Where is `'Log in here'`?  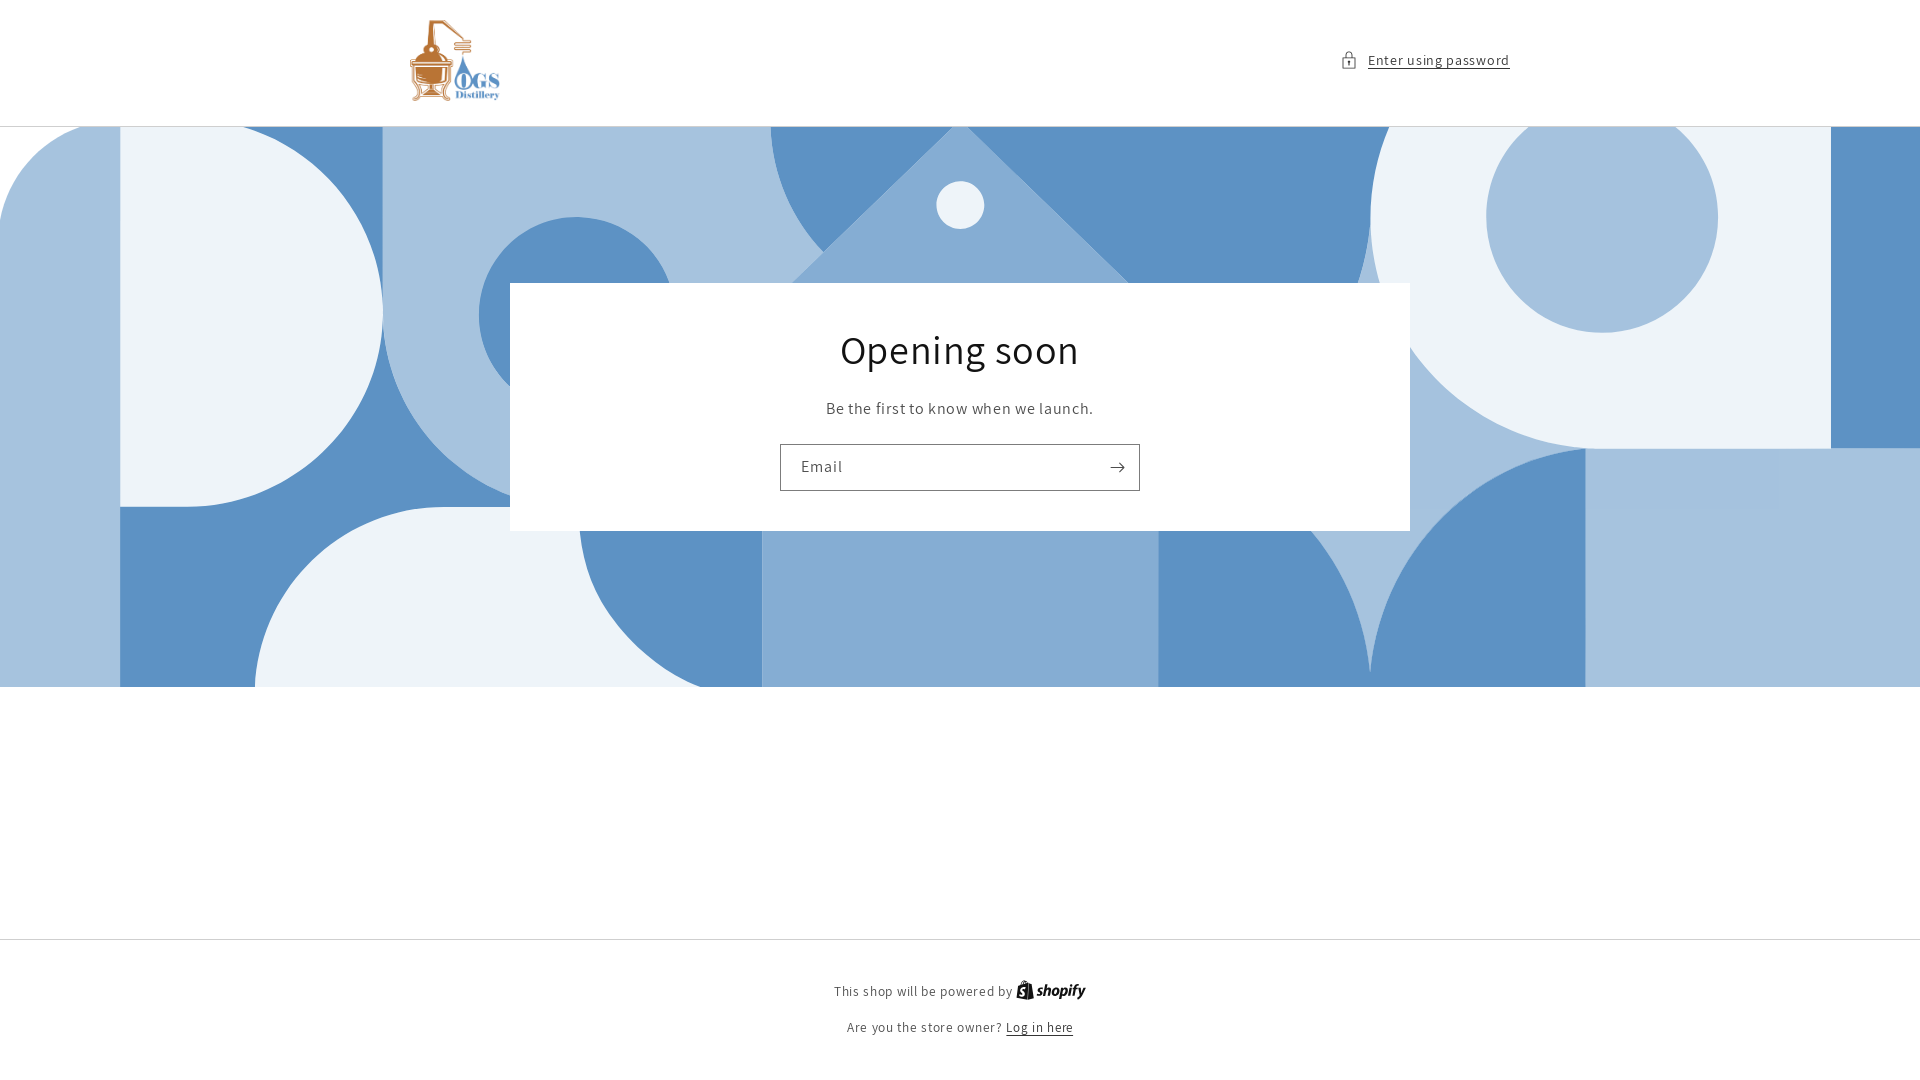 'Log in here' is located at coordinates (1006, 1028).